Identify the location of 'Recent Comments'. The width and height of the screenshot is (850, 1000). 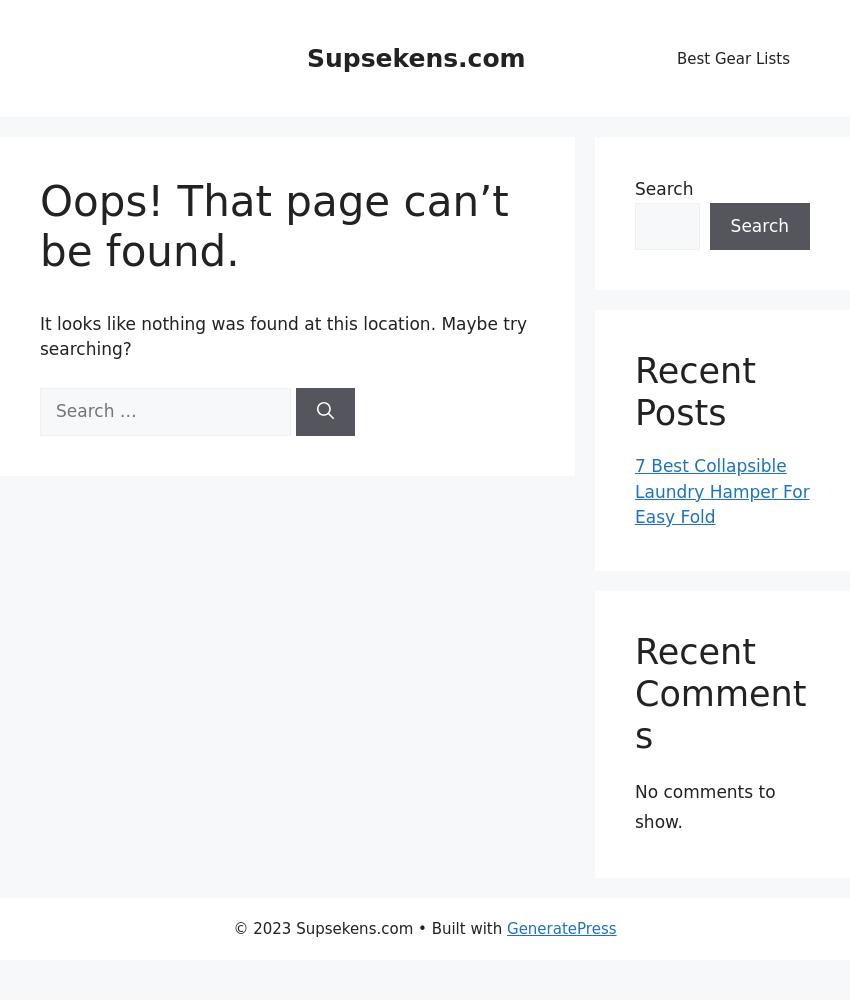
(719, 692).